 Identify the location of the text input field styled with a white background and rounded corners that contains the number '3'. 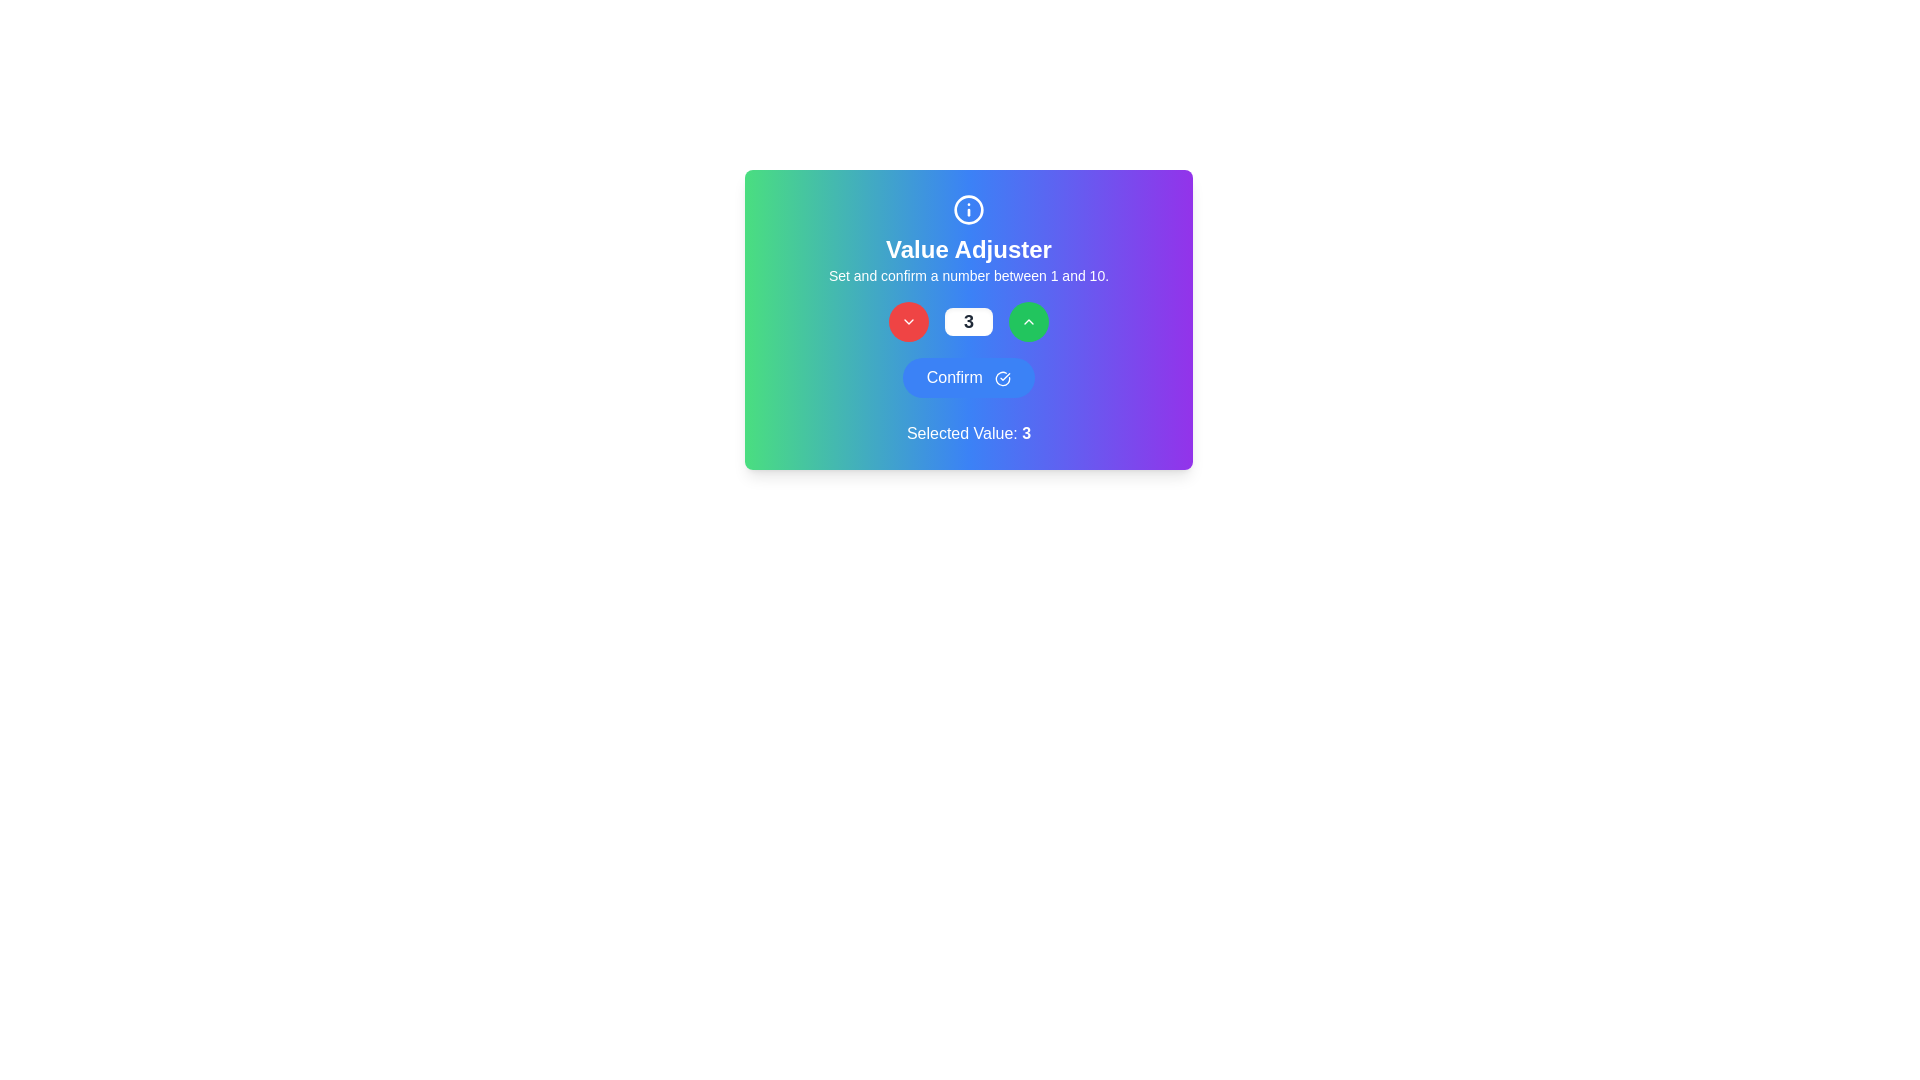
(969, 320).